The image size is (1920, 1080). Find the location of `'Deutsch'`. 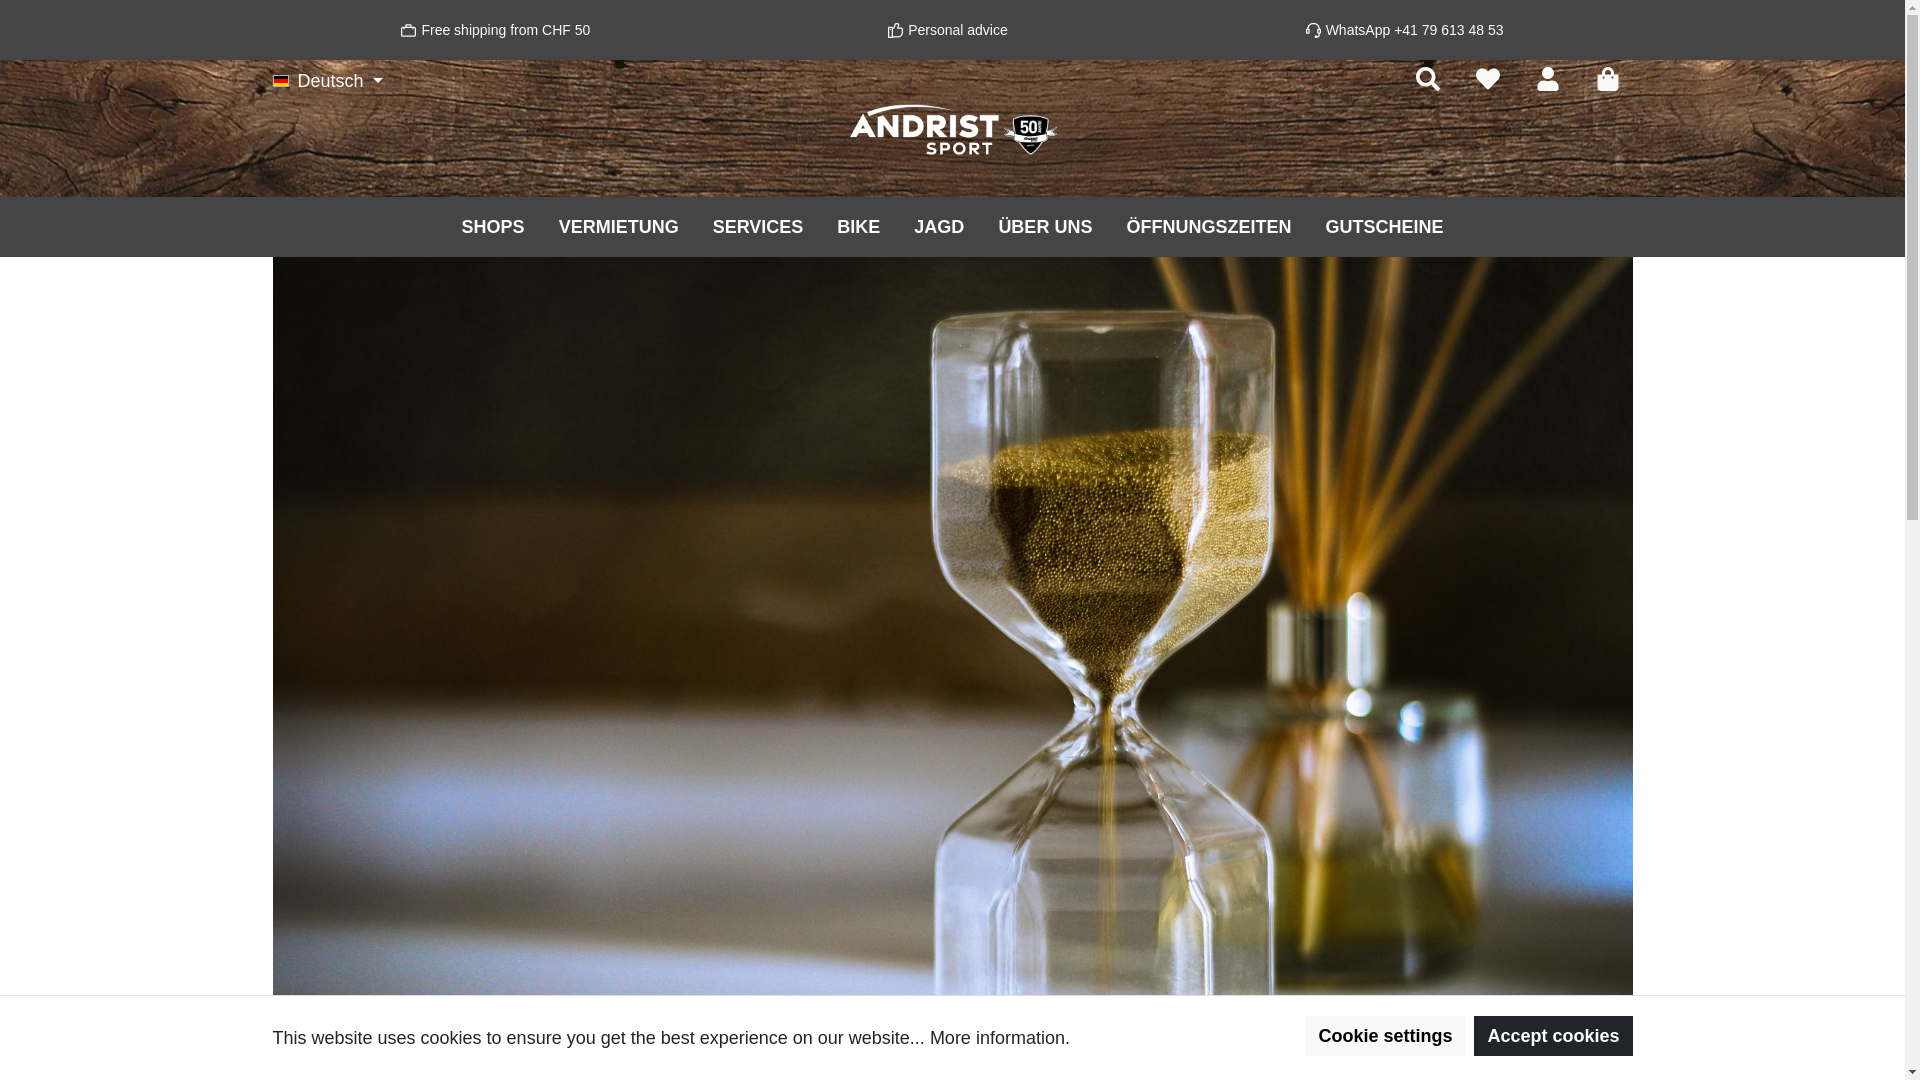

'Deutsch' is located at coordinates (327, 80).